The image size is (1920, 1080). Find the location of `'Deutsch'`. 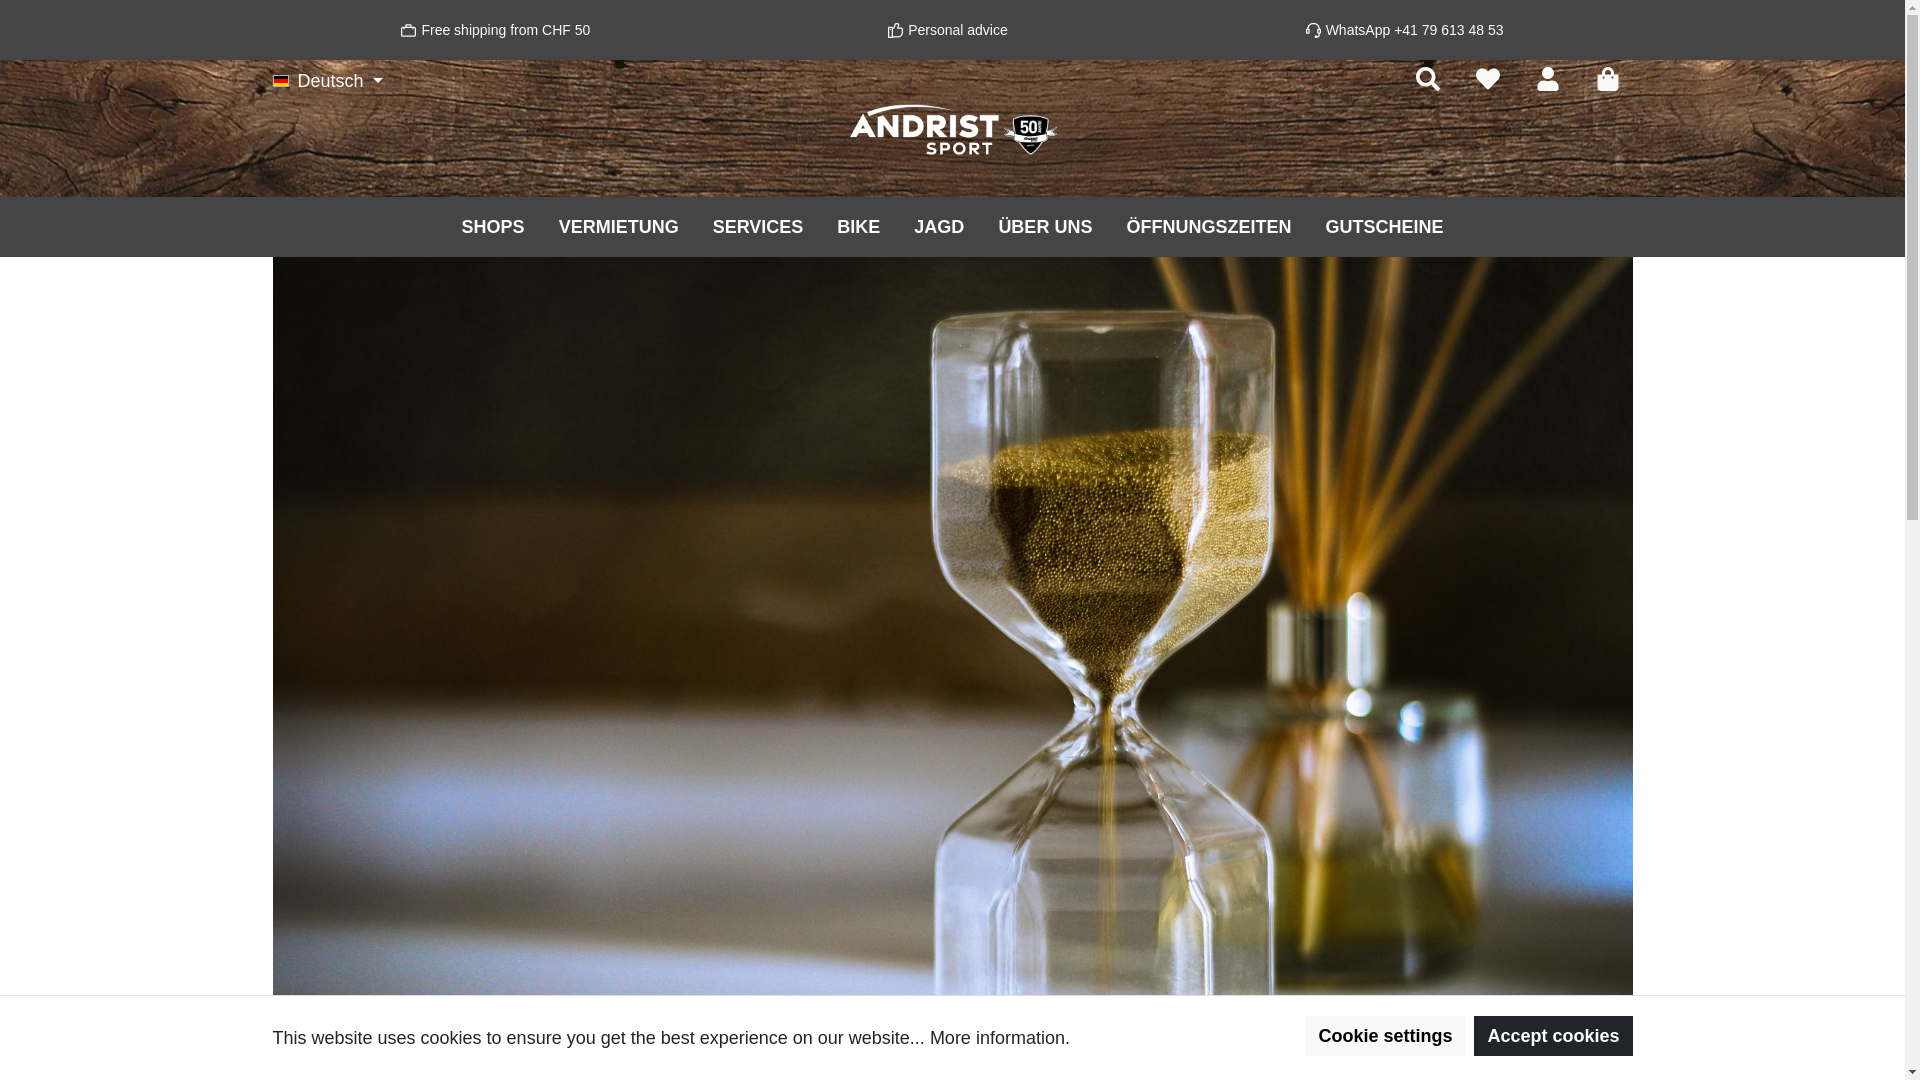

'Deutsch' is located at coordinates (327, 80).